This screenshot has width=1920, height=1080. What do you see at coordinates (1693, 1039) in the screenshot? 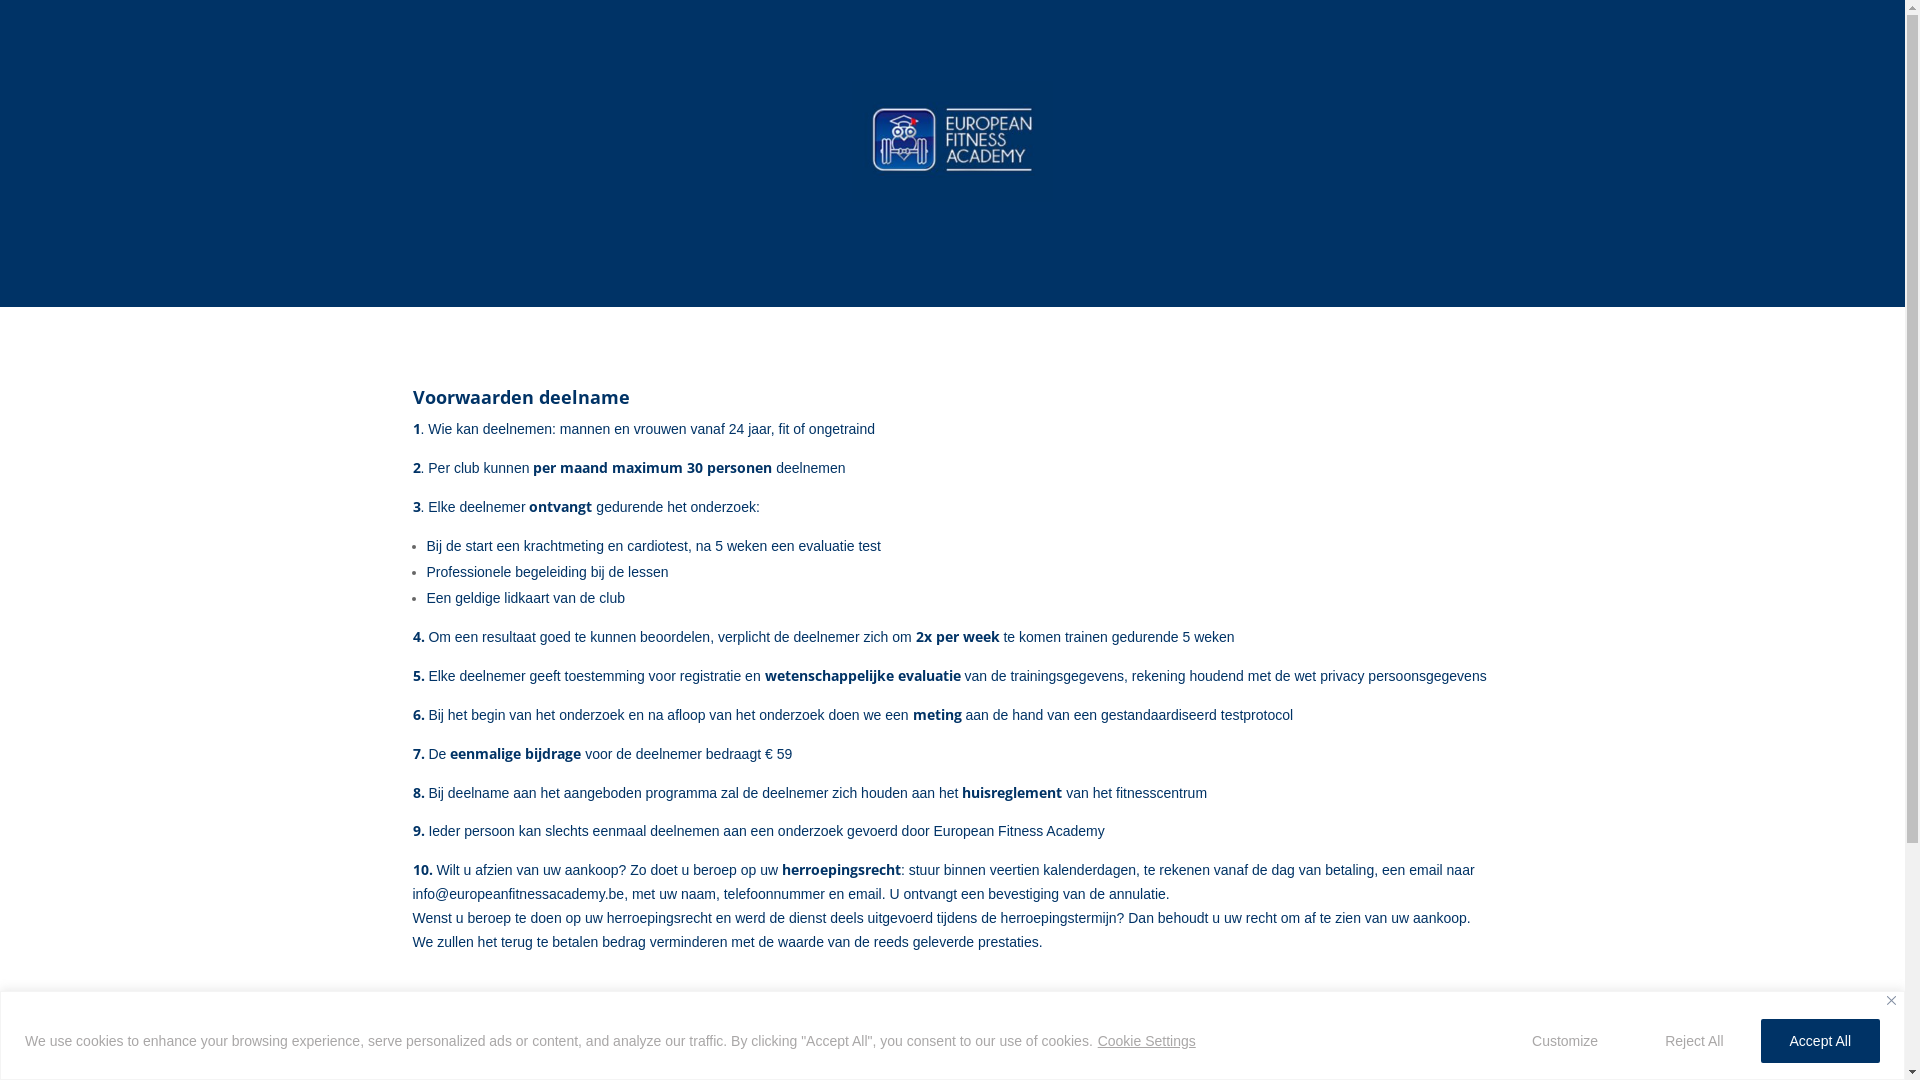
I see `'Reject All'` at bounding box center [1693, 1039].